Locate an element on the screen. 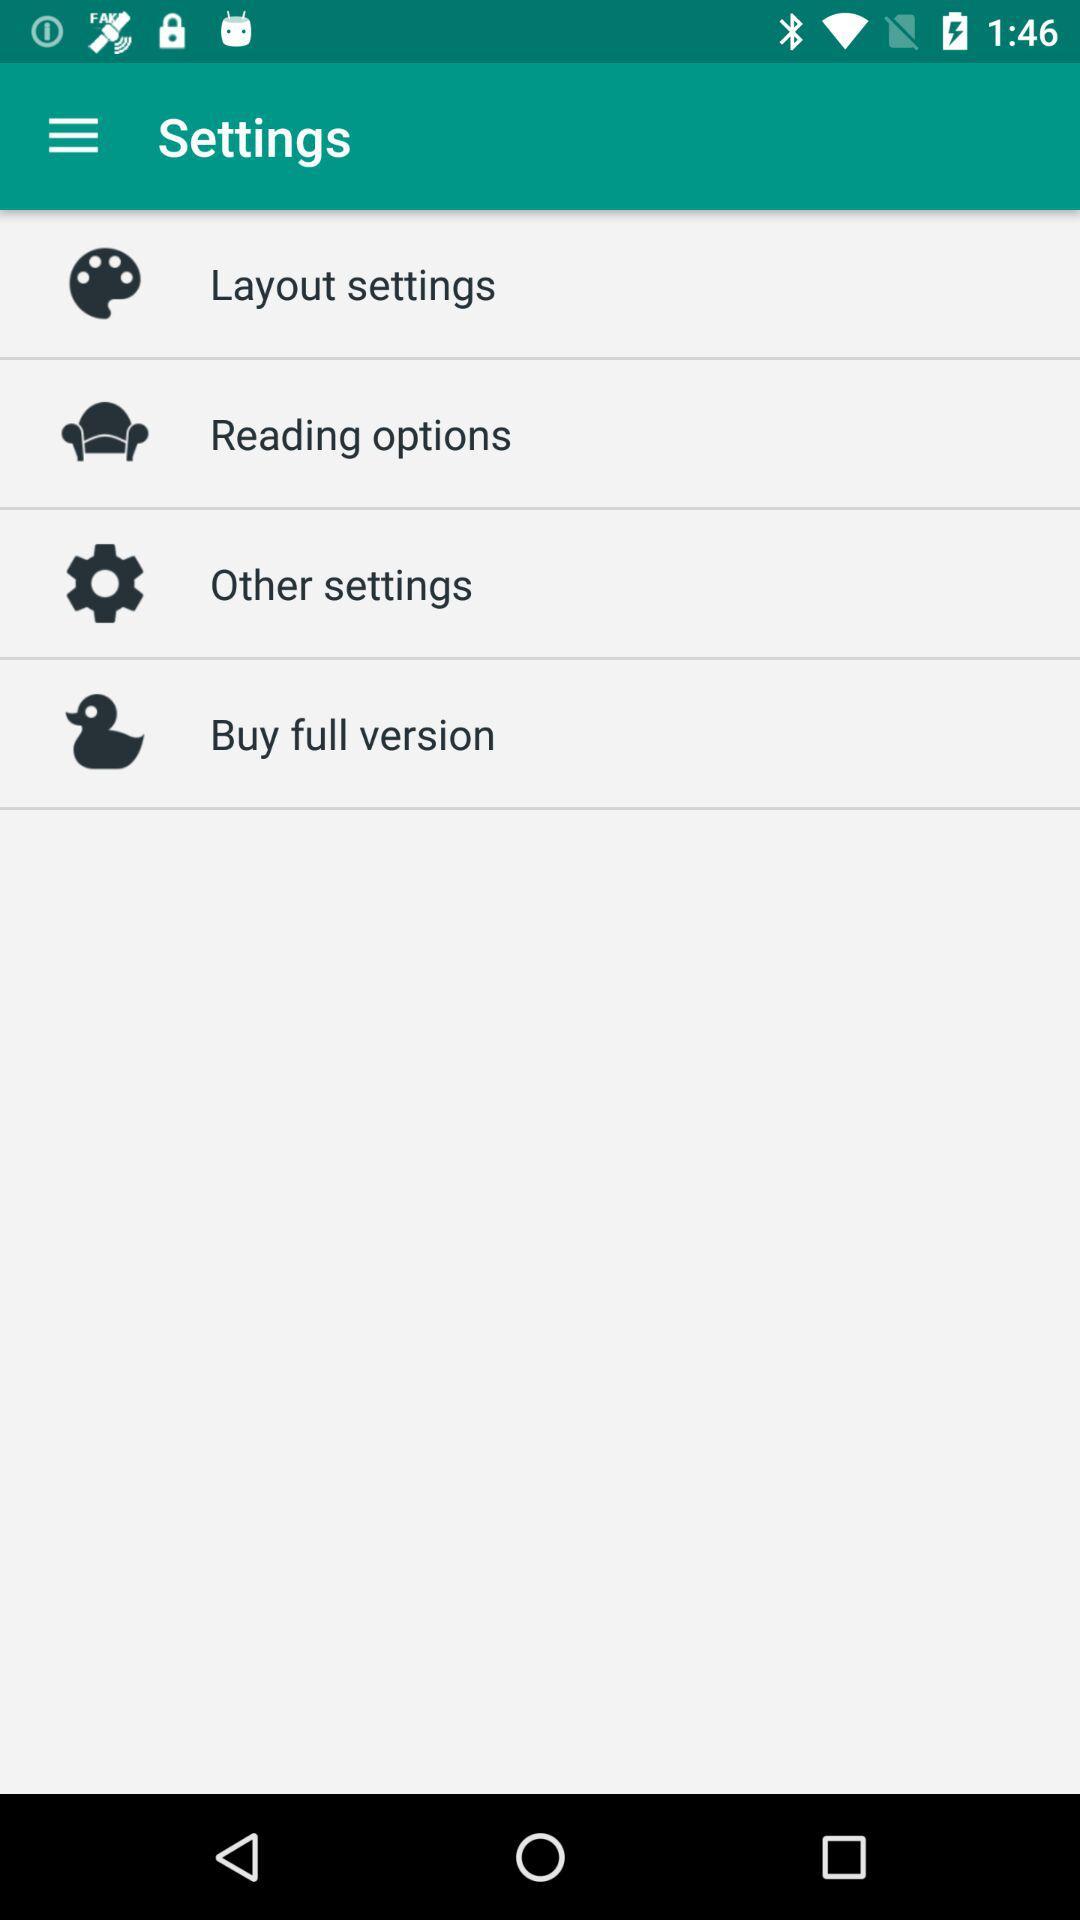 The image size is (1080, 1920). item next to the settings app is located at coordinates (72, 135).